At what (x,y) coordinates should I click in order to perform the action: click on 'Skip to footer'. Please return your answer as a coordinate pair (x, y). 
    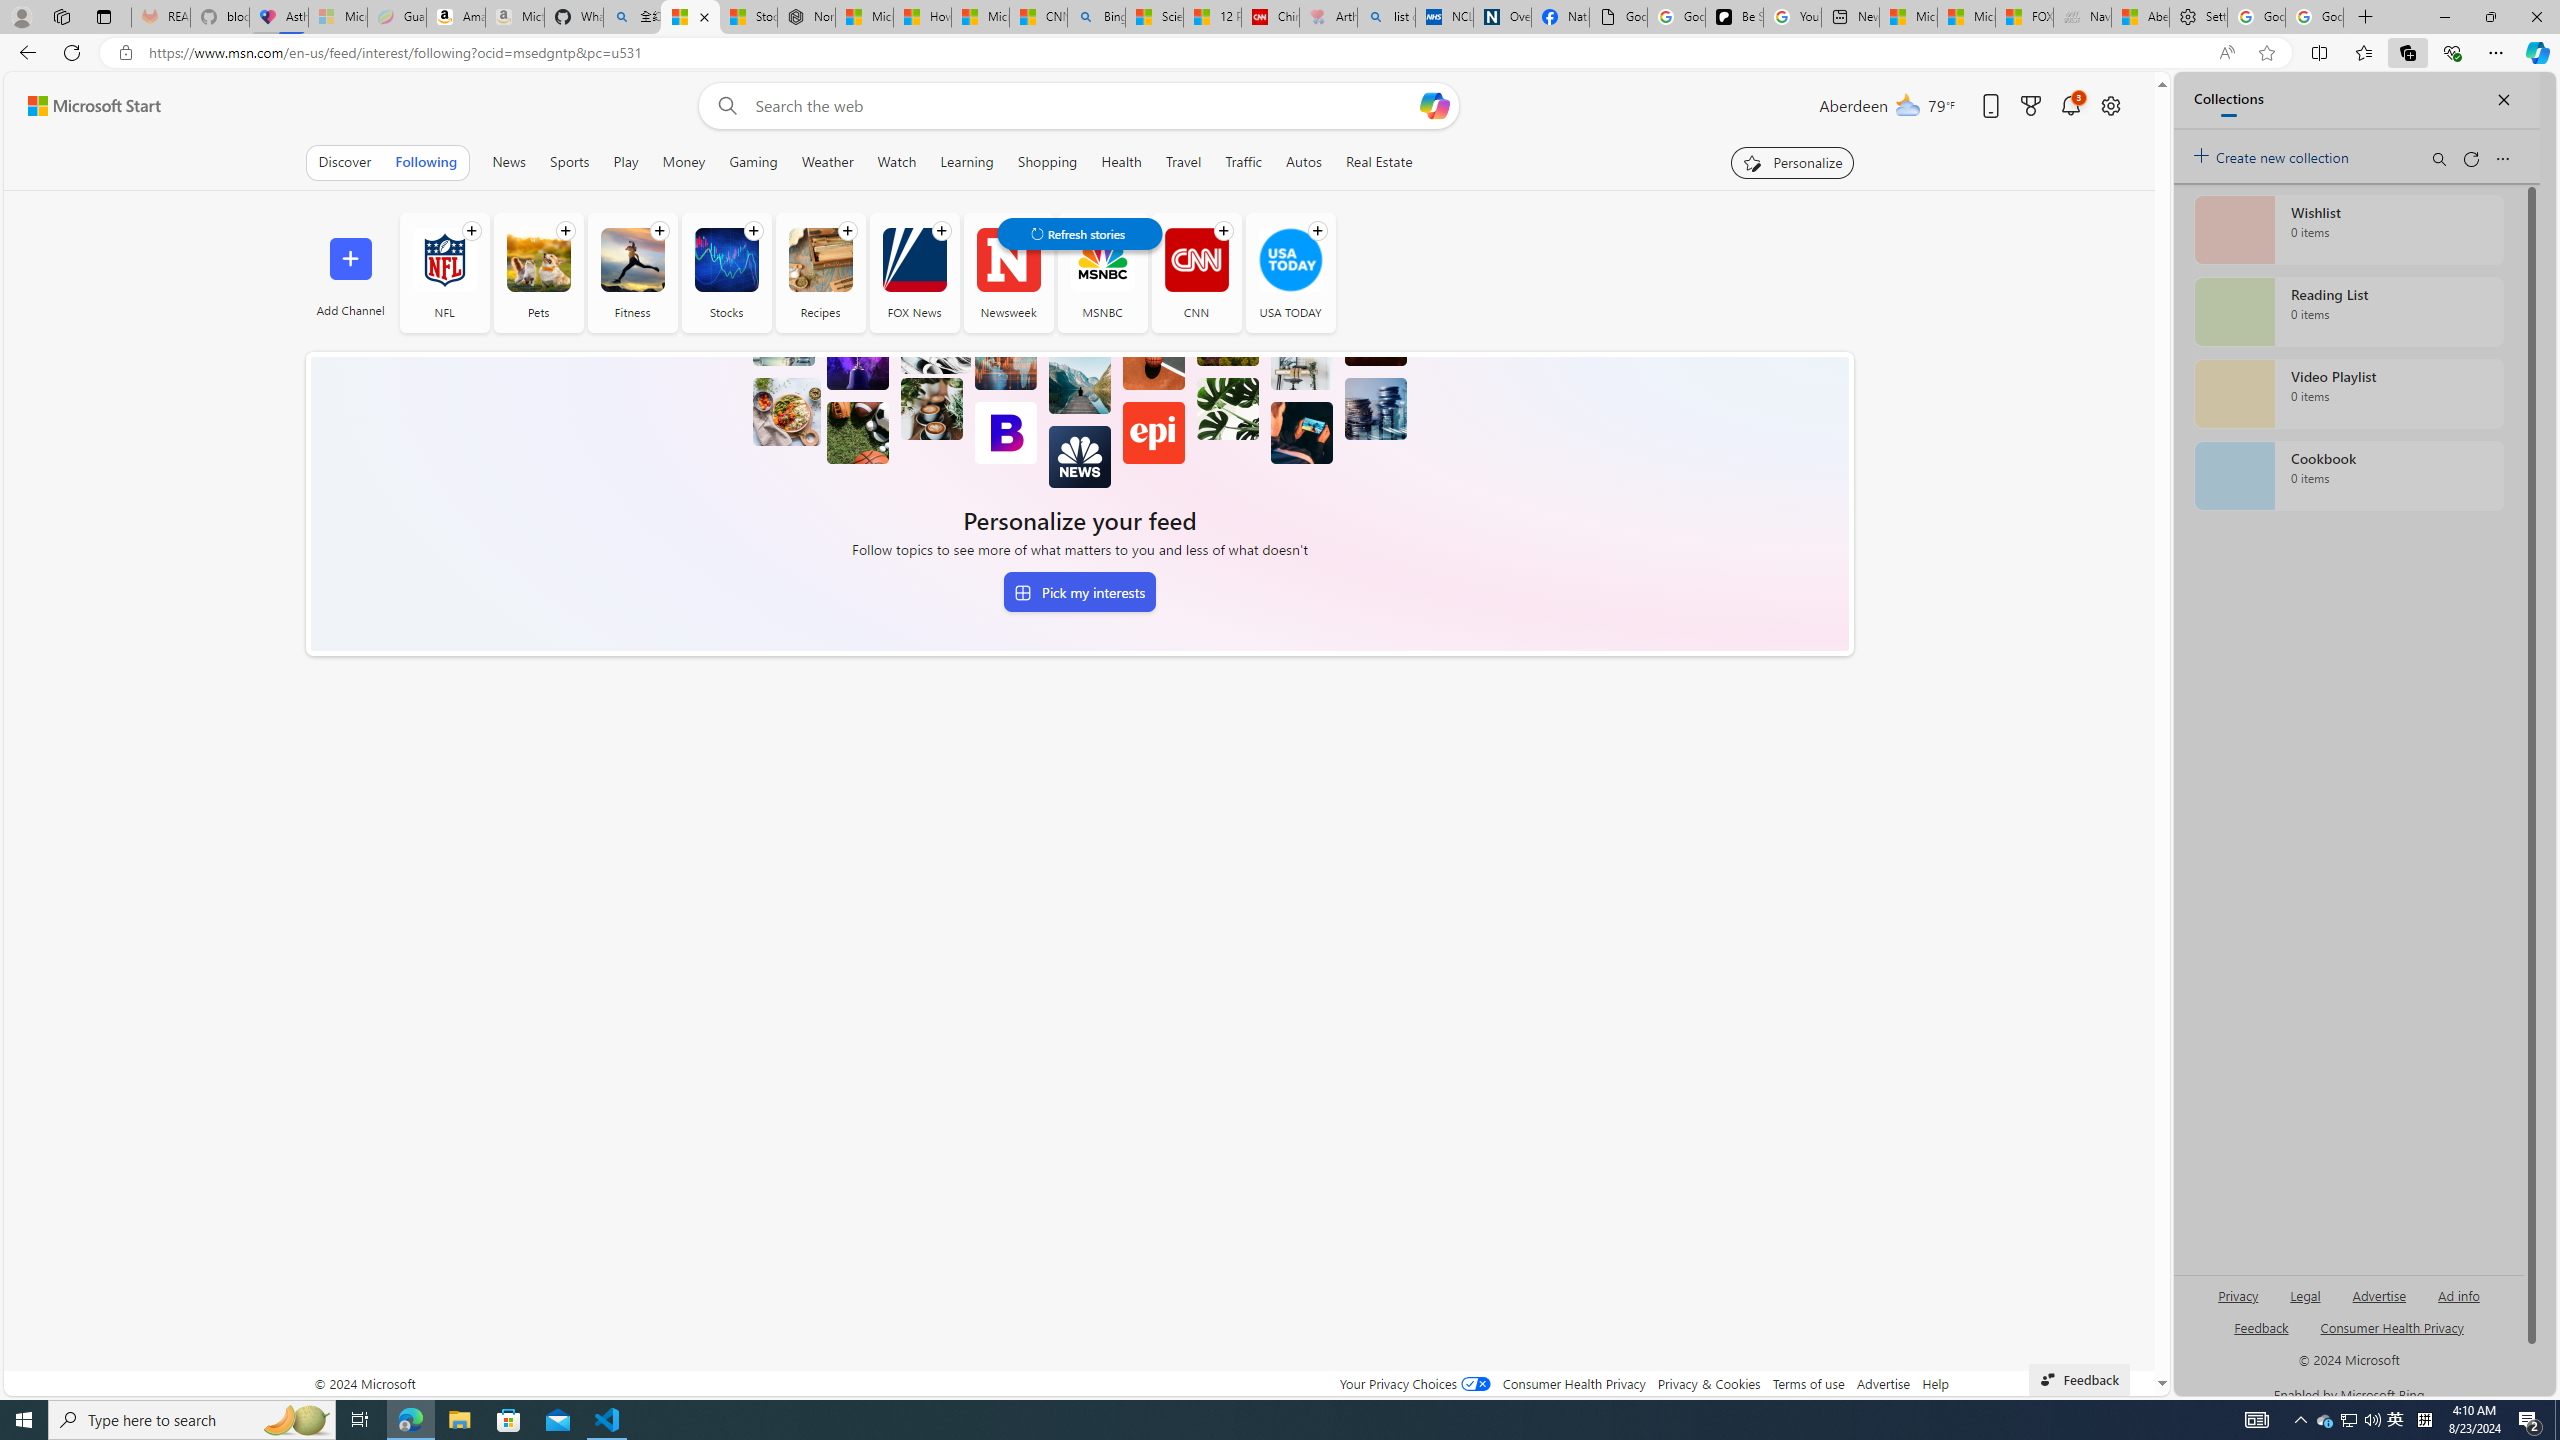
    Looking at the image, I should click on (81, 104).